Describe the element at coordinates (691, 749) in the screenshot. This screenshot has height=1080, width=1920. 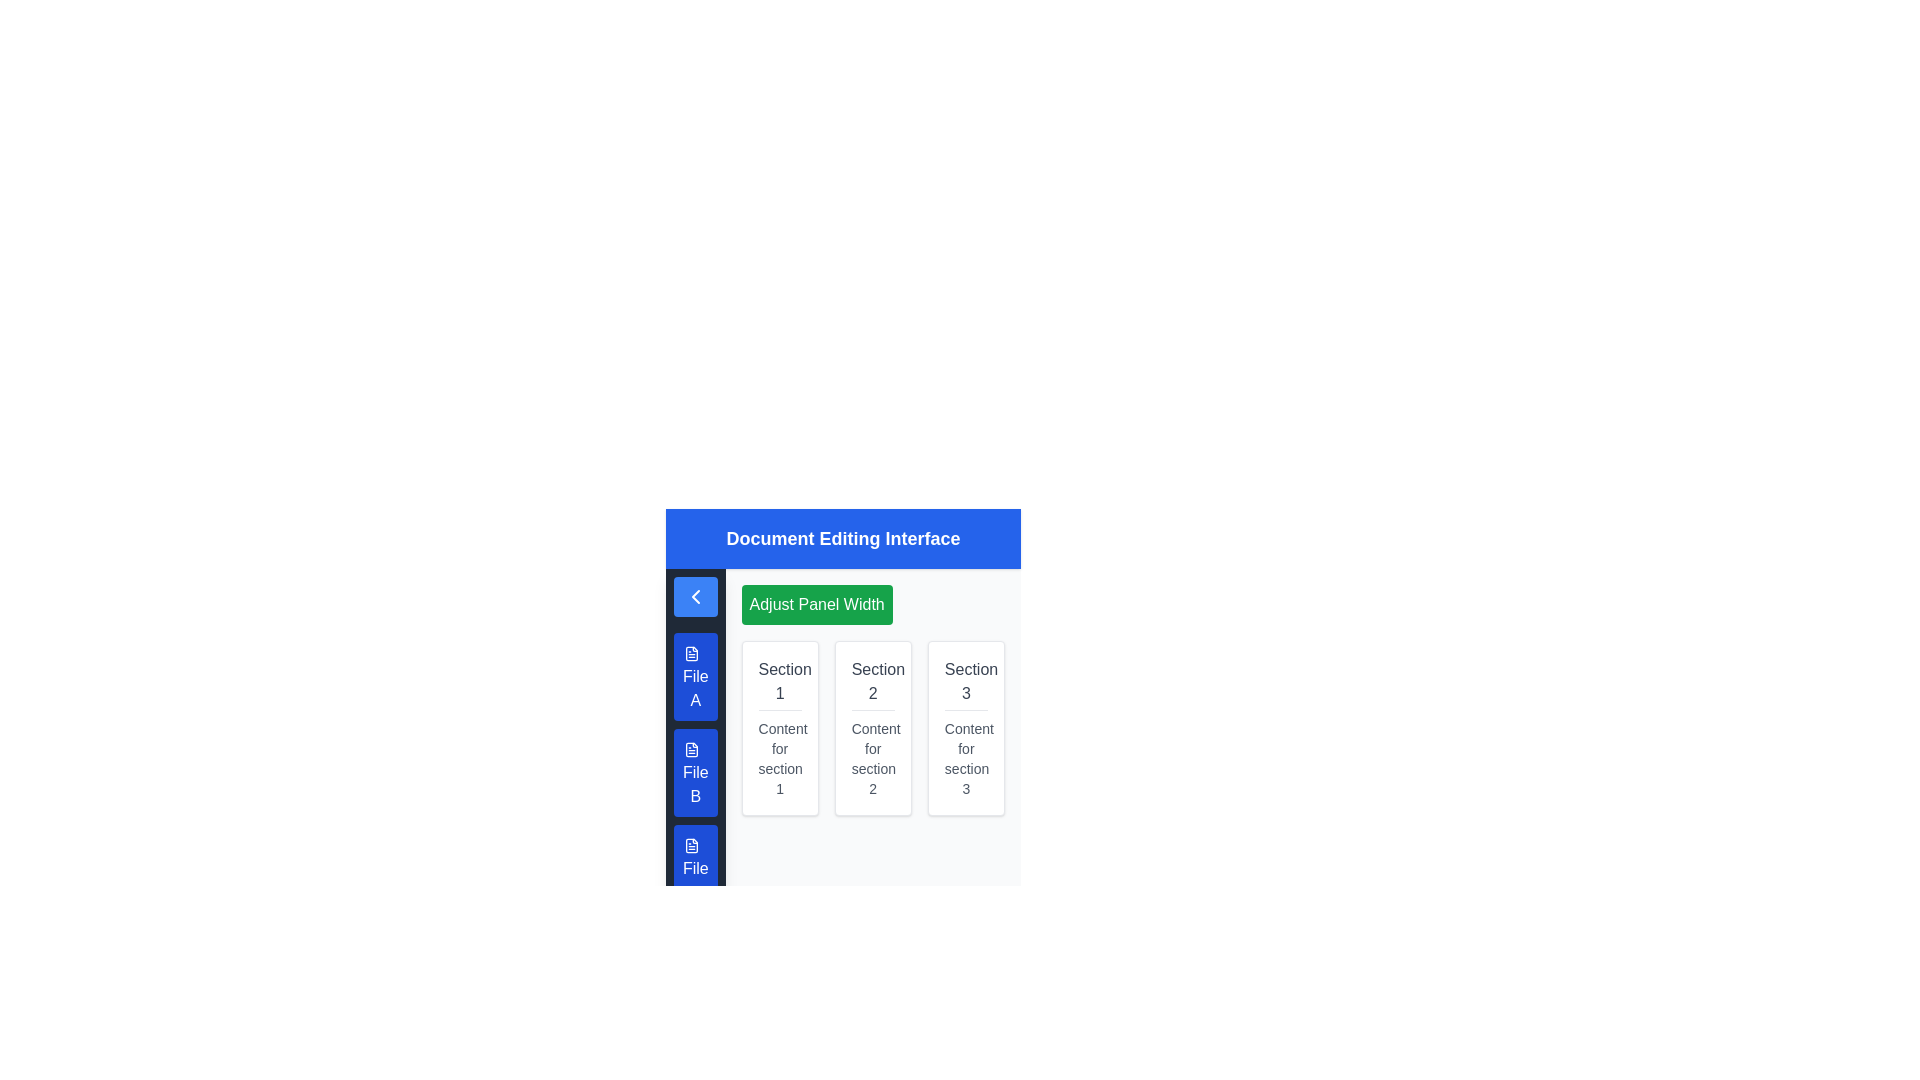
I see `SVG icon located within the button labeled 'File B', which is positioned on the left side of the application in the vertical navigation bar` at that location.